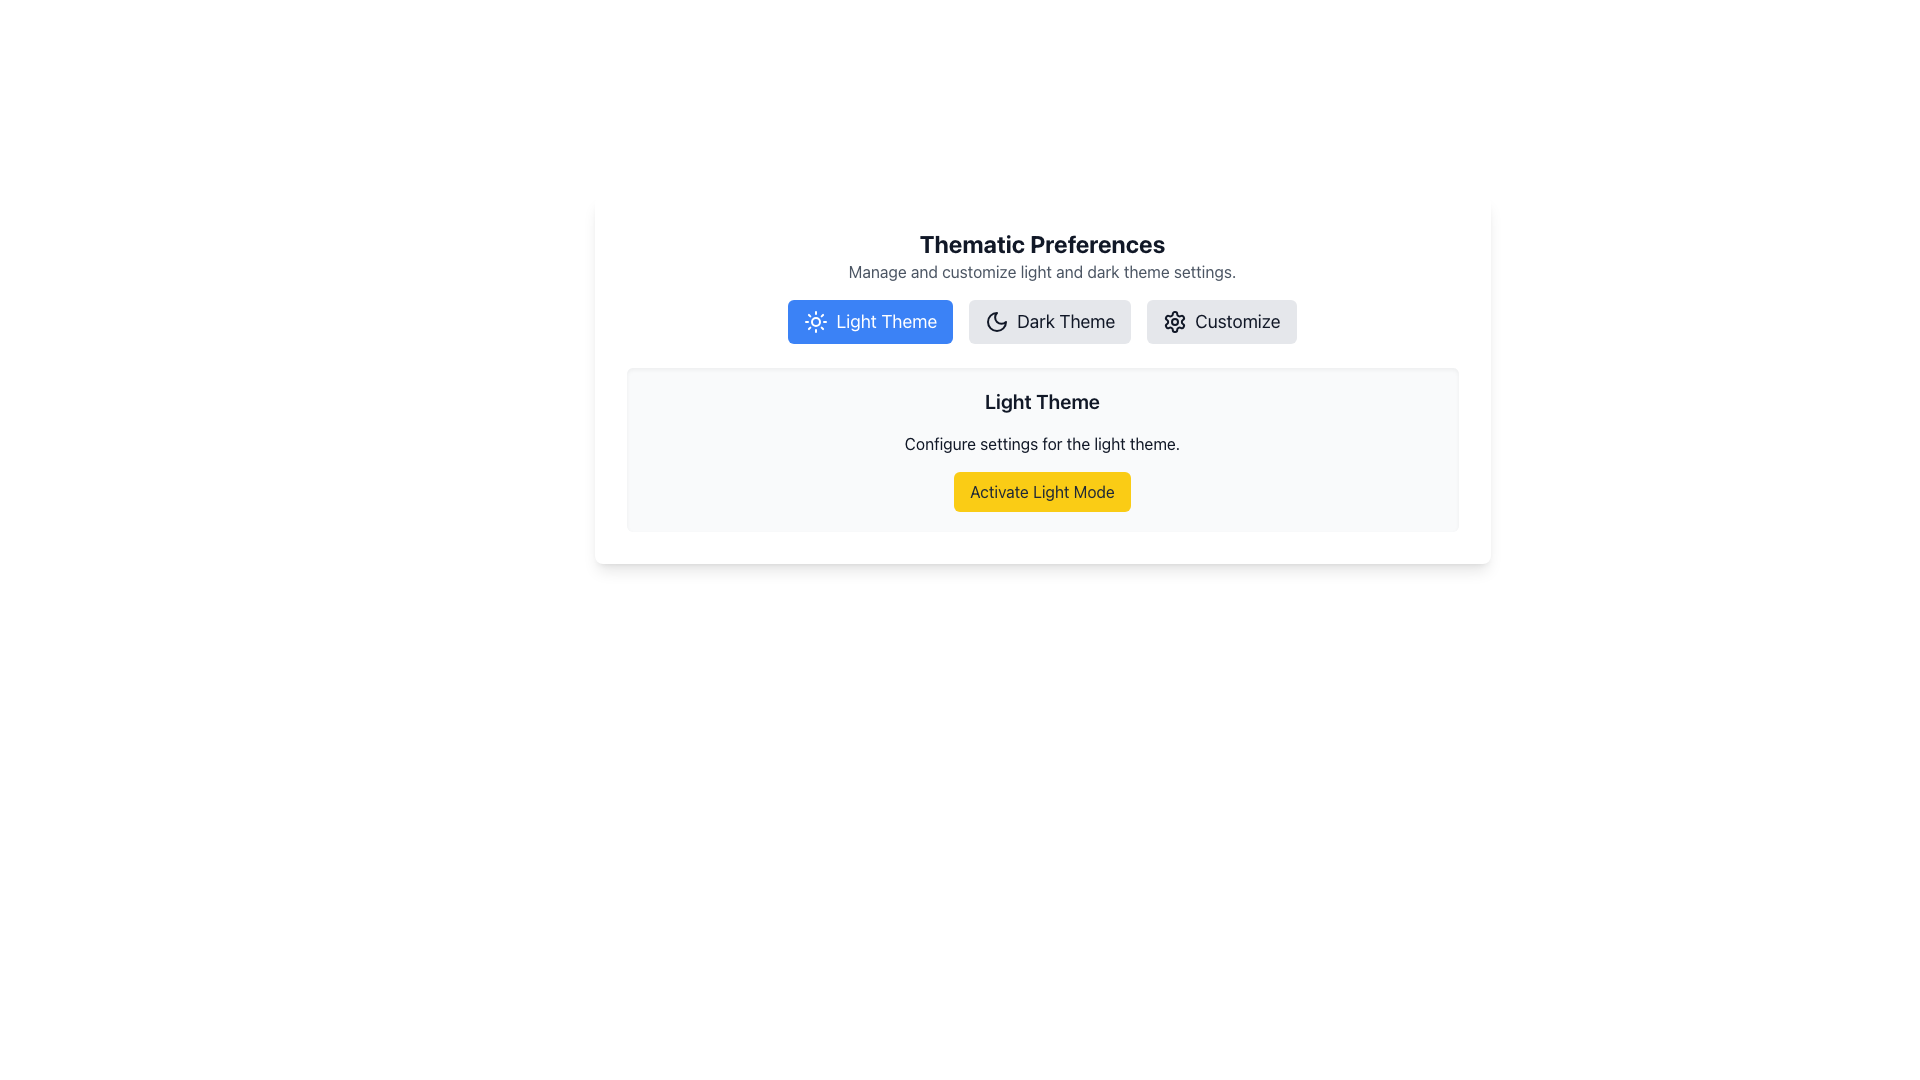  I want to click on the 'Customize' button, which is a rectangular button with rounded corners, light gray background, and dark text, located in the top-center portion of the interface, so click(1220, 320).